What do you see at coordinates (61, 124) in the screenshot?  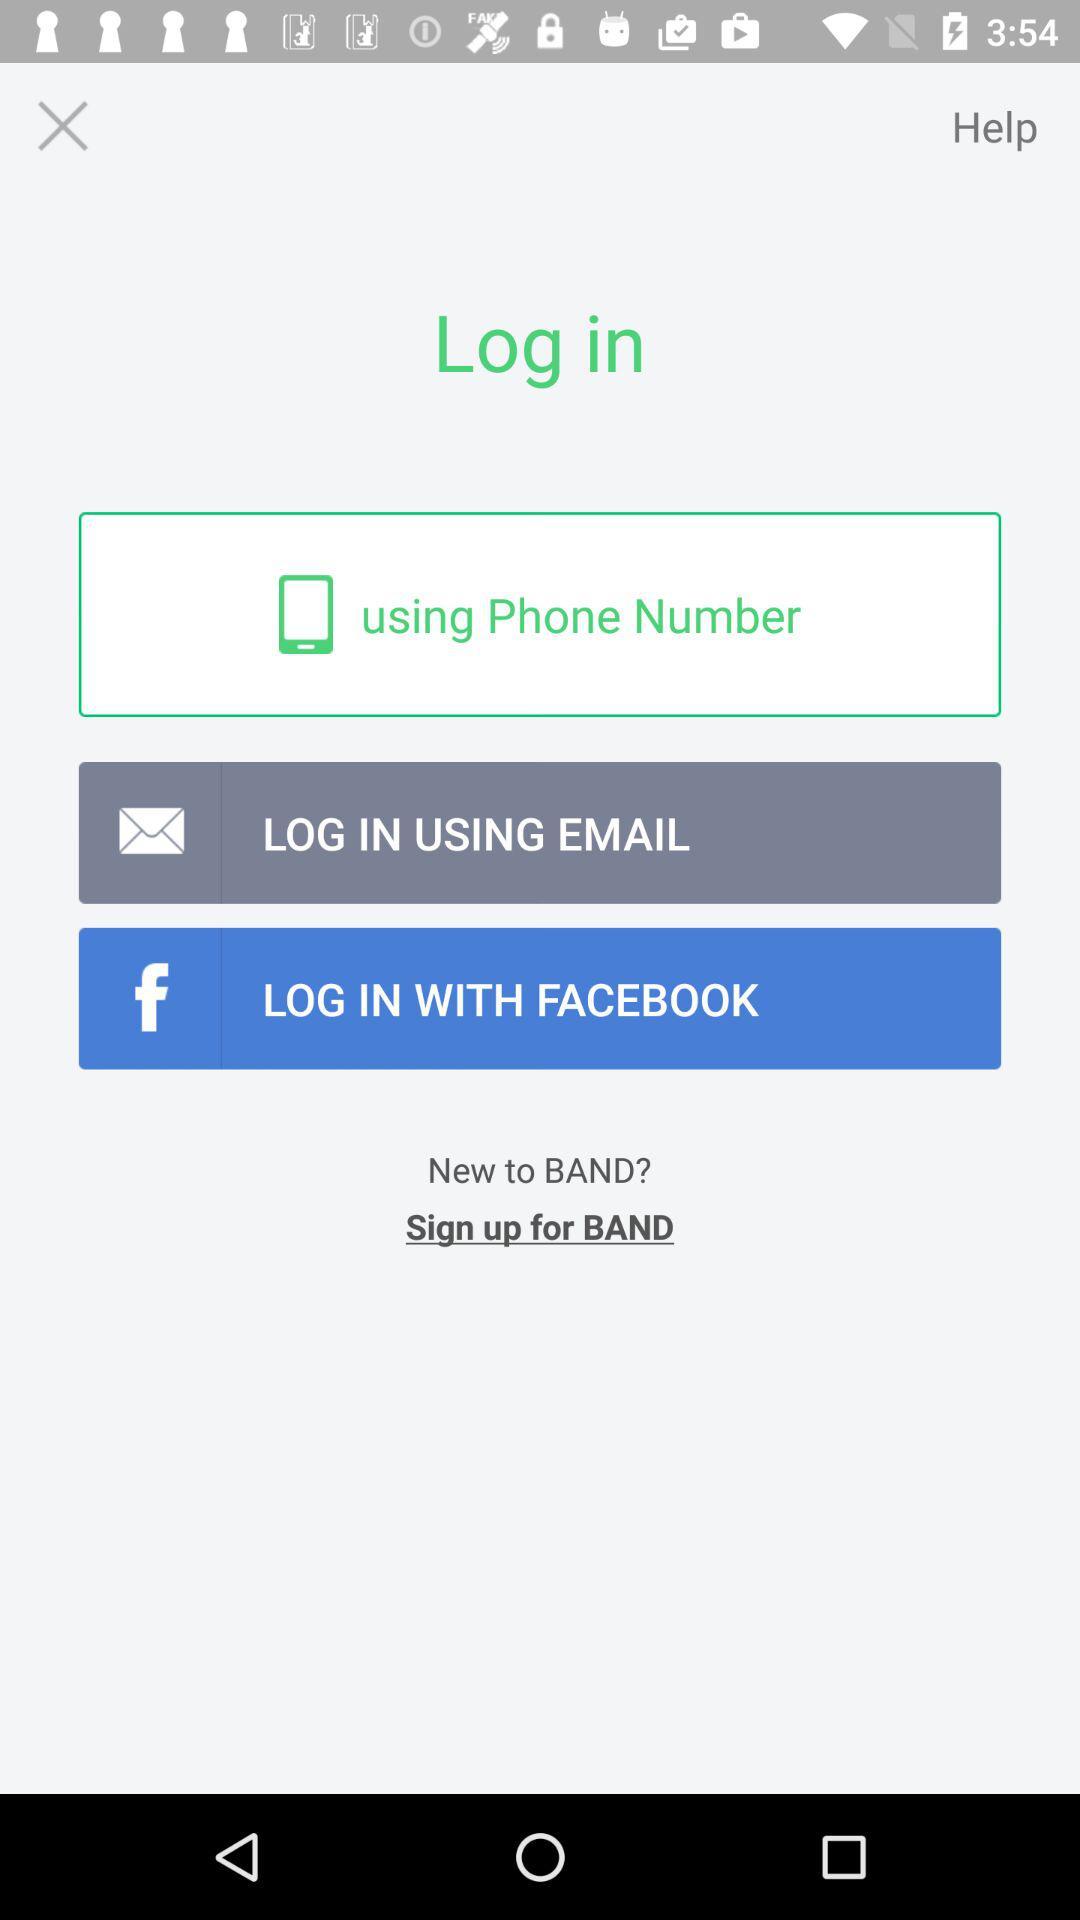 I see `exit` at bounding box center [61, 124].